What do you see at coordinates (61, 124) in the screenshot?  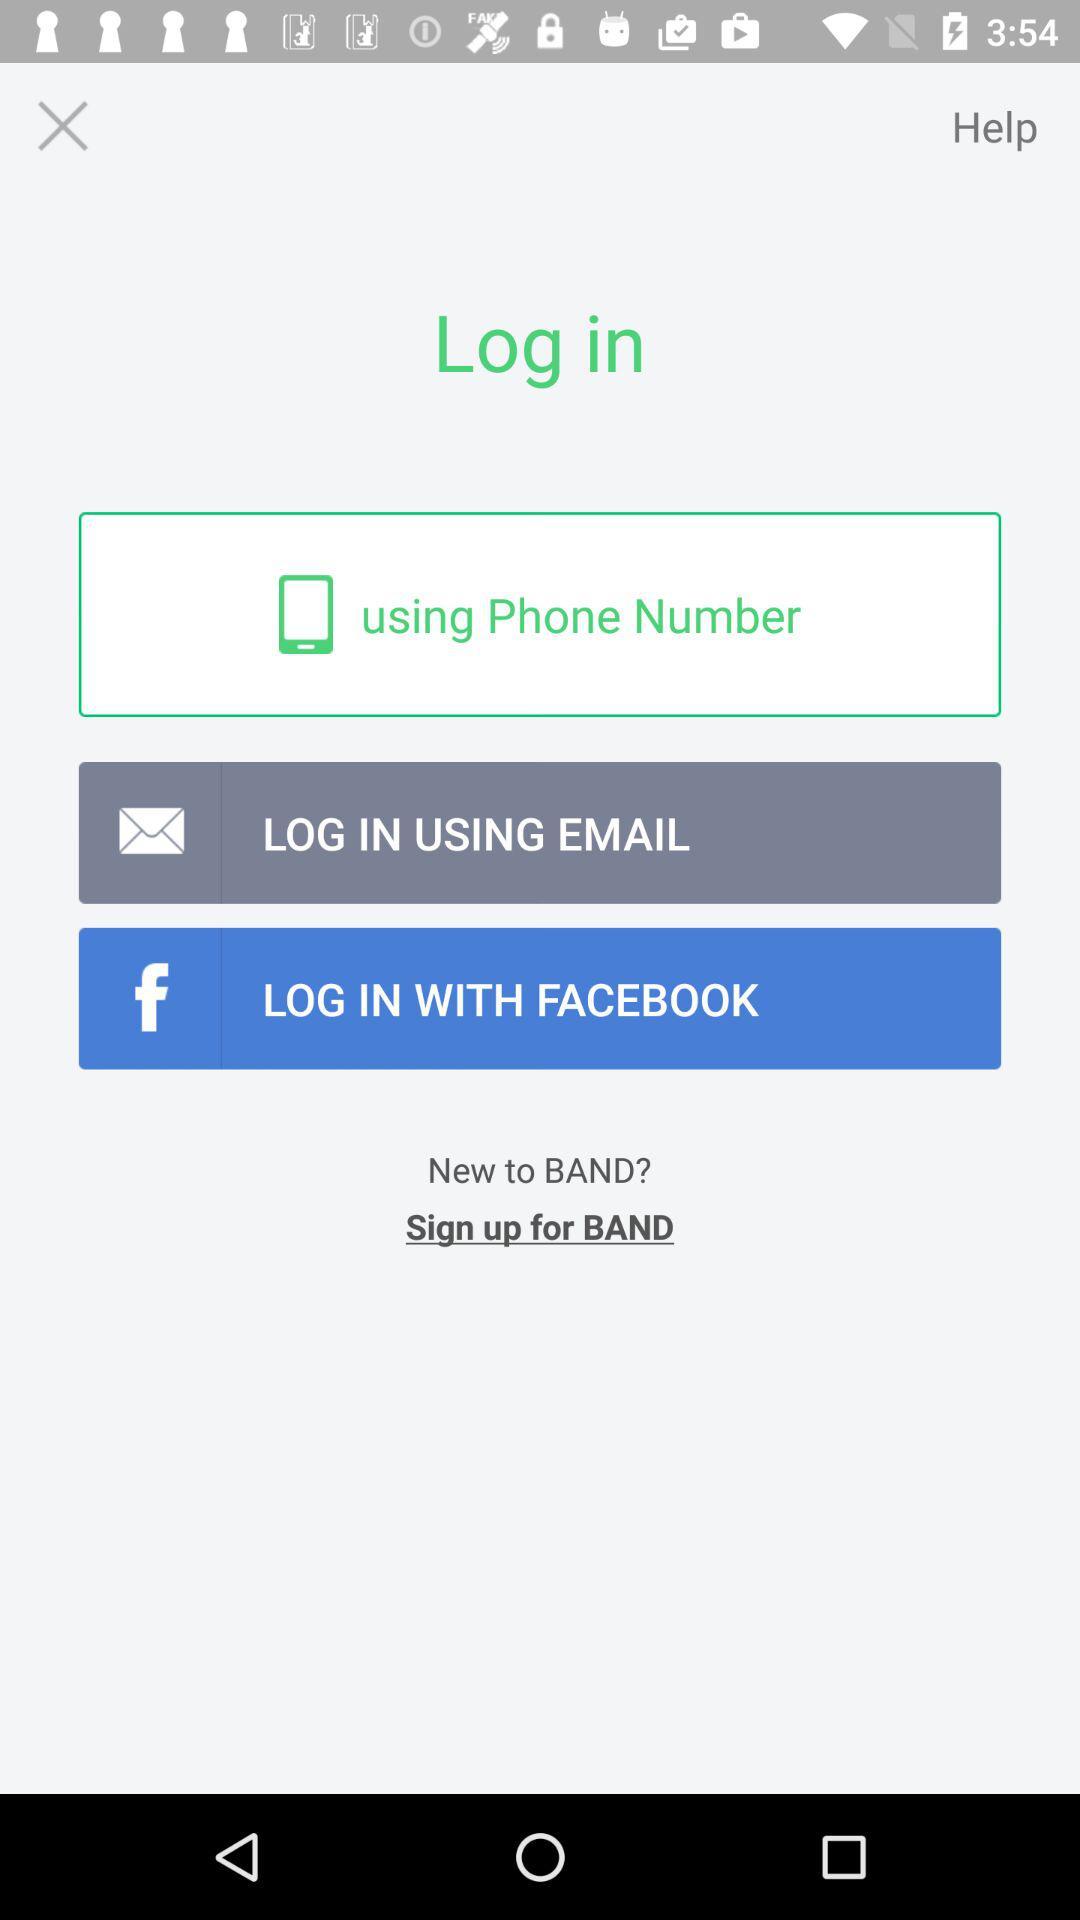 I see `exit` at bounding box center [61, 124].